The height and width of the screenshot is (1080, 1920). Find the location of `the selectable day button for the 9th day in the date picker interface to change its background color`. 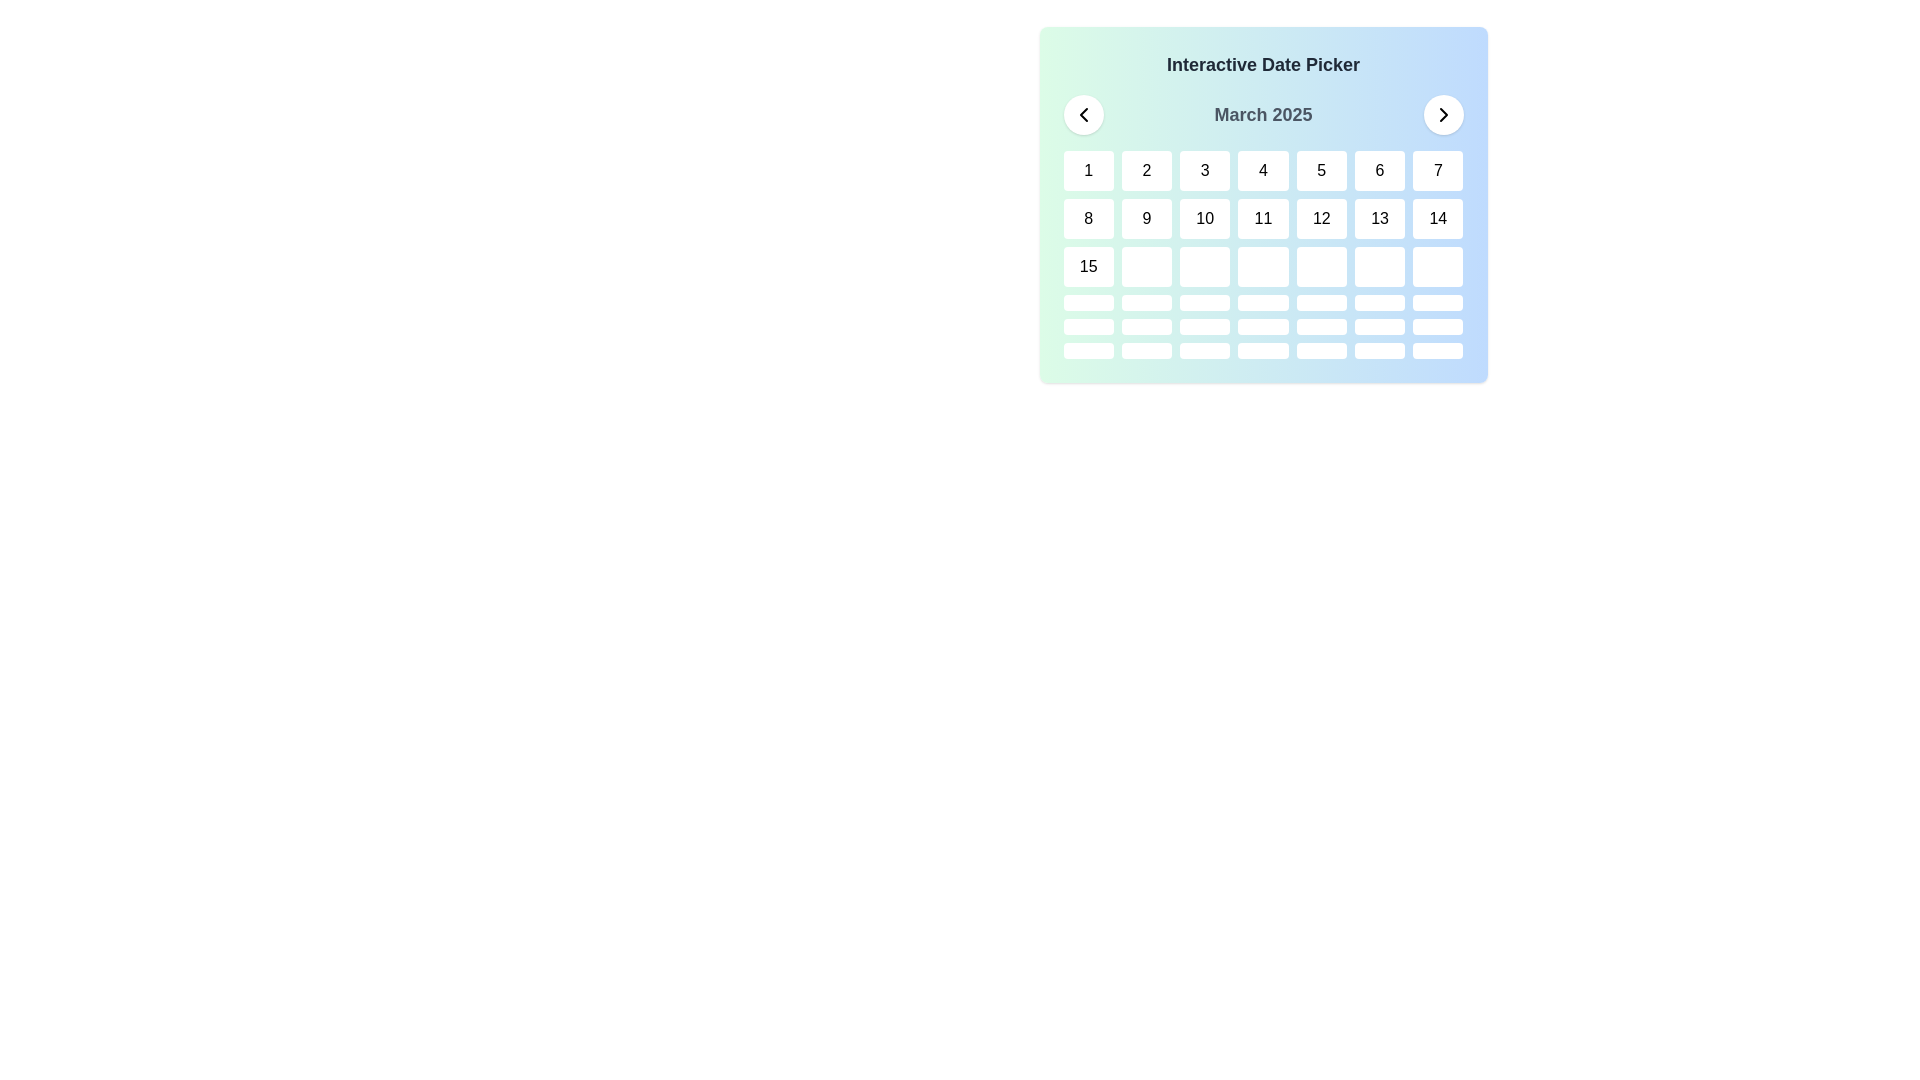

the selectable day button for the 9th day in the date picker interface to change its background color is located at coordinates (1147, 219).